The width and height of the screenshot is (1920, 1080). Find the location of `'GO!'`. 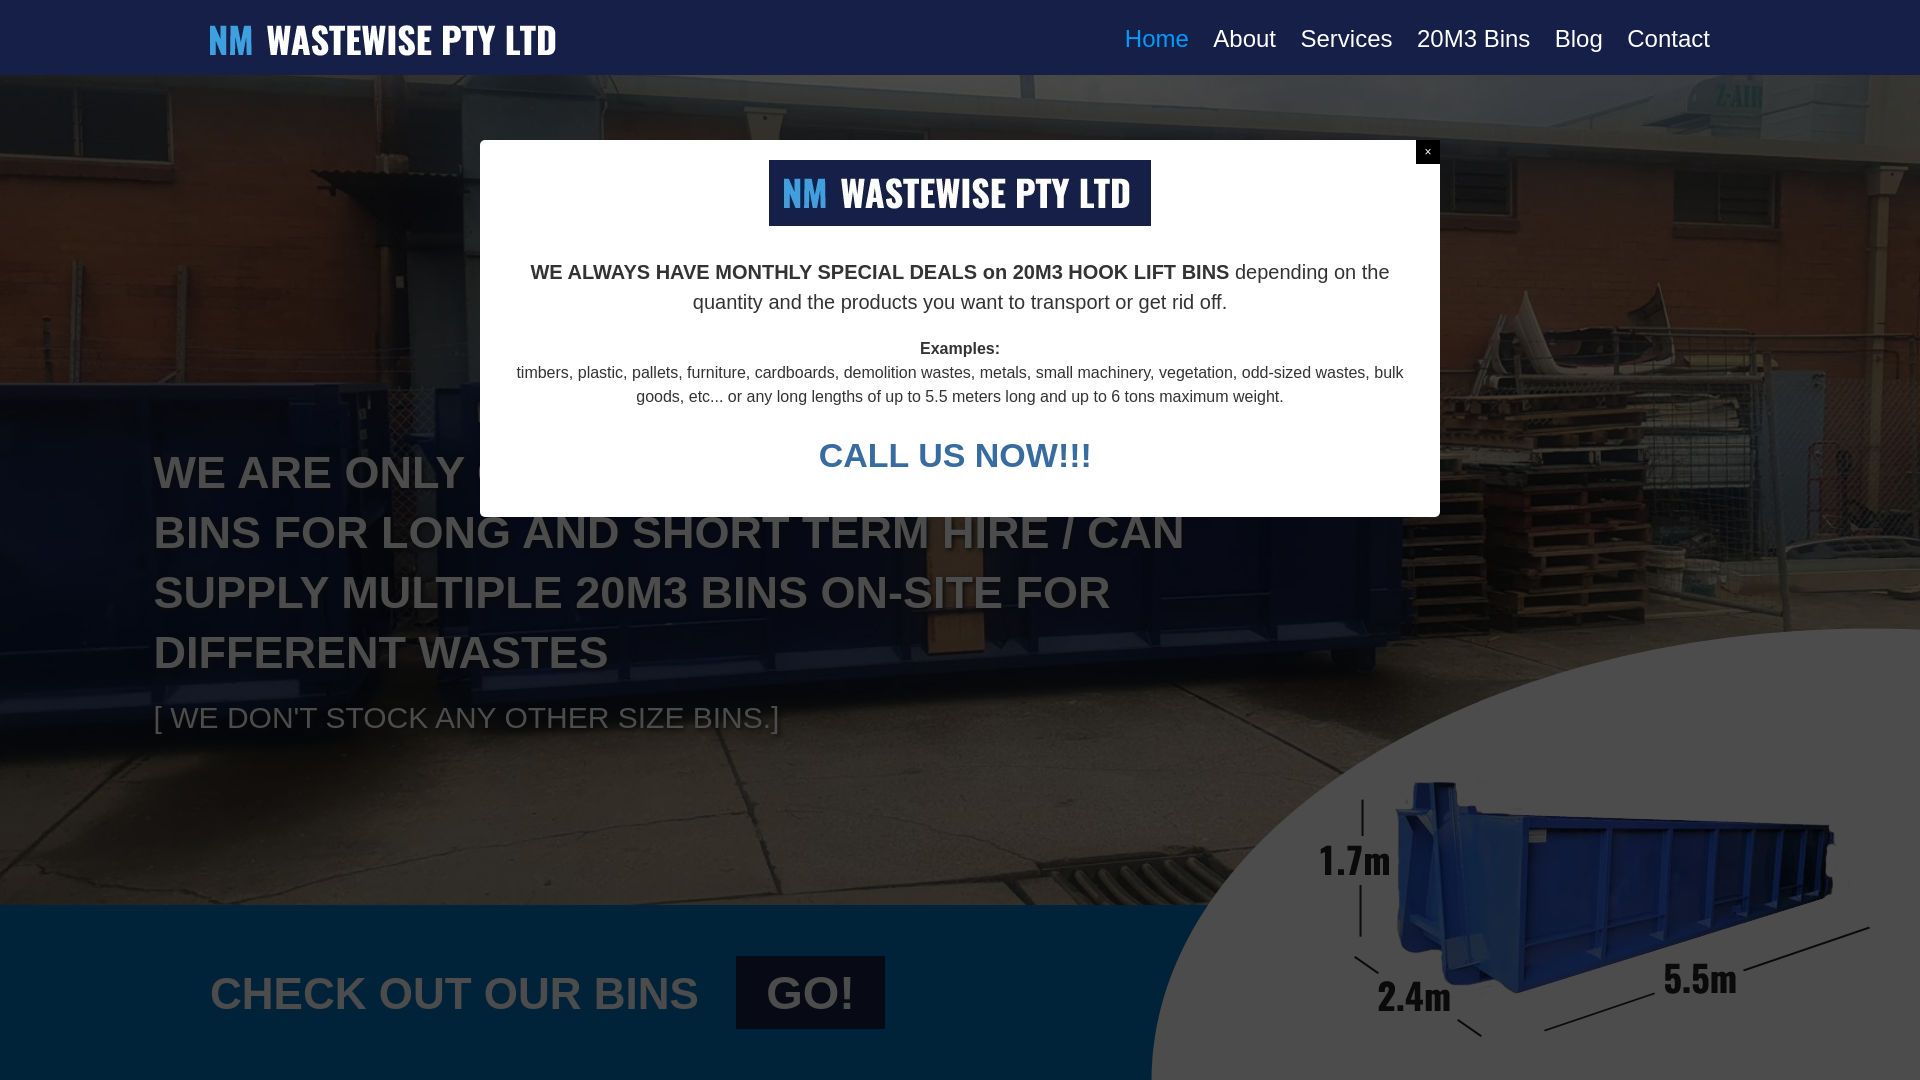

'GO!' is located at coordinates (734, 992).